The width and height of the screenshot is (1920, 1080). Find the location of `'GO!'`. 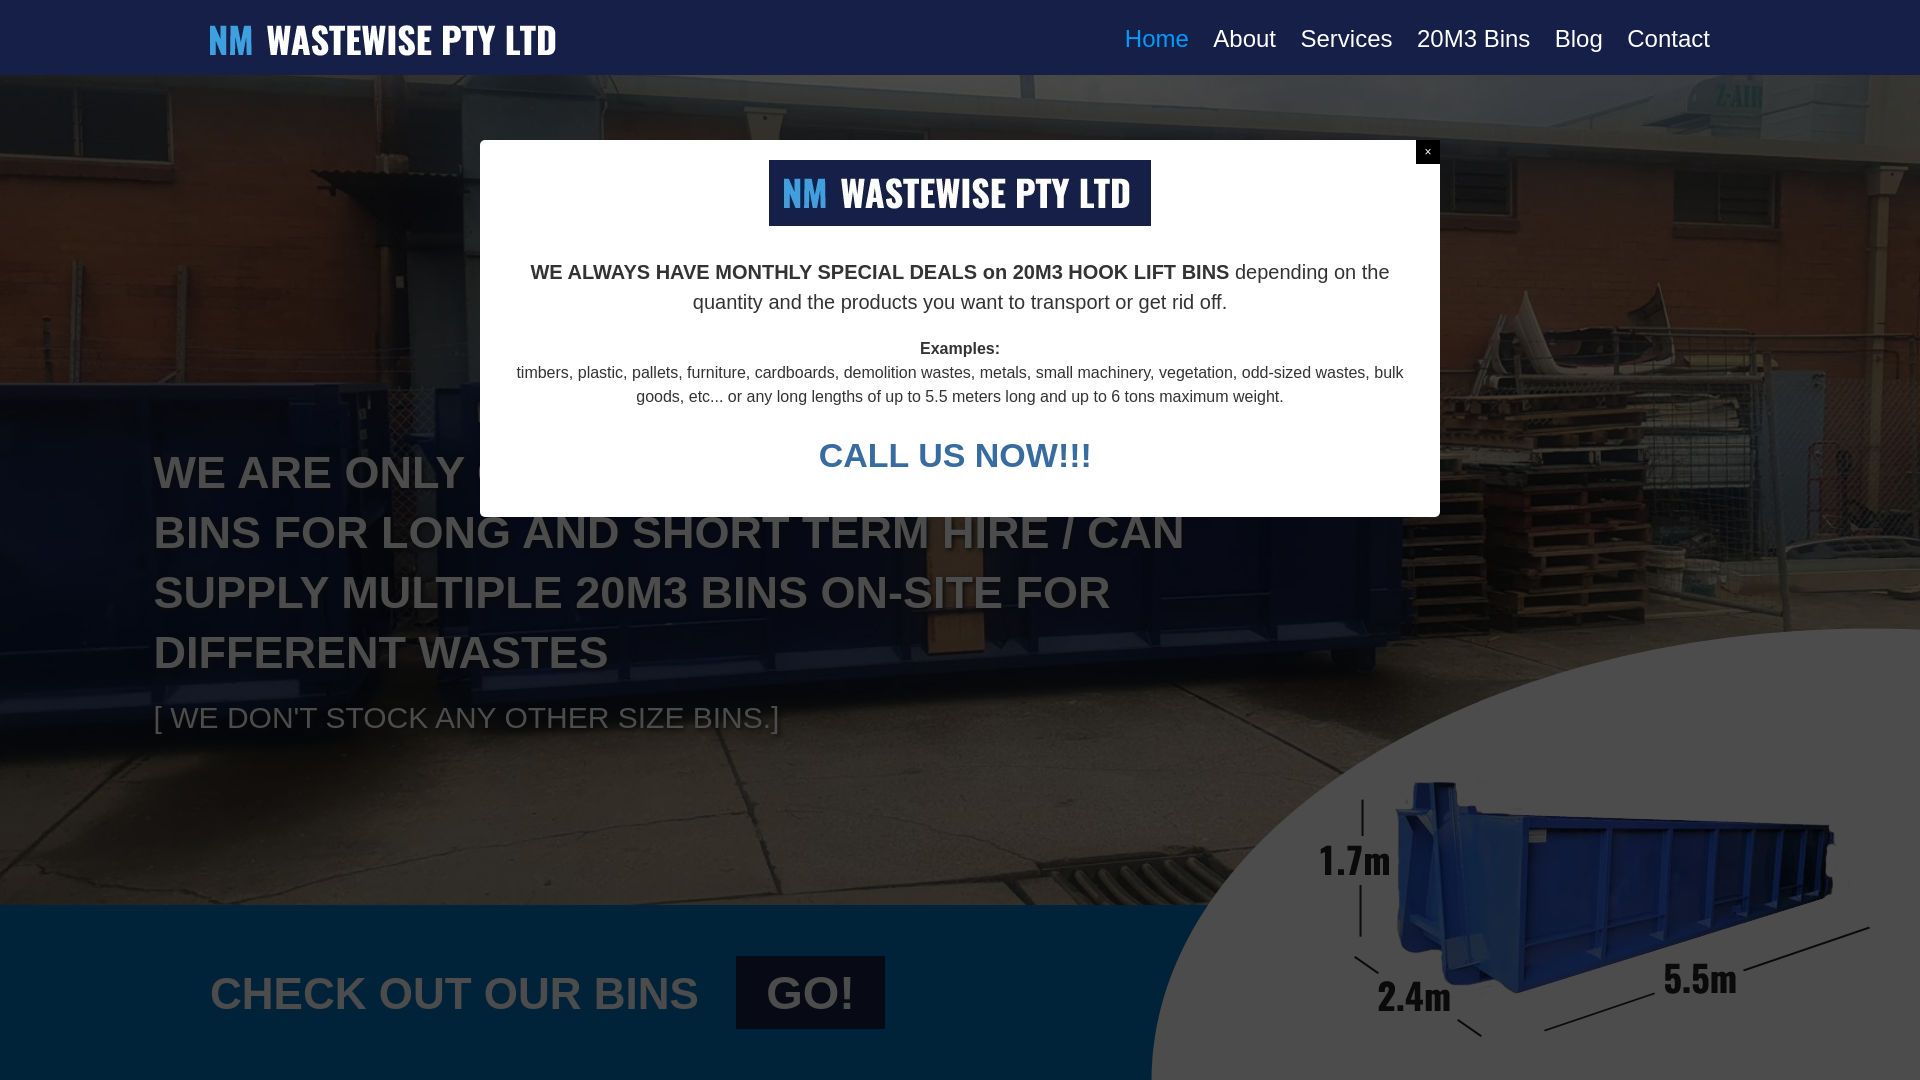

'GO!' is located at coordinates (734, 992).